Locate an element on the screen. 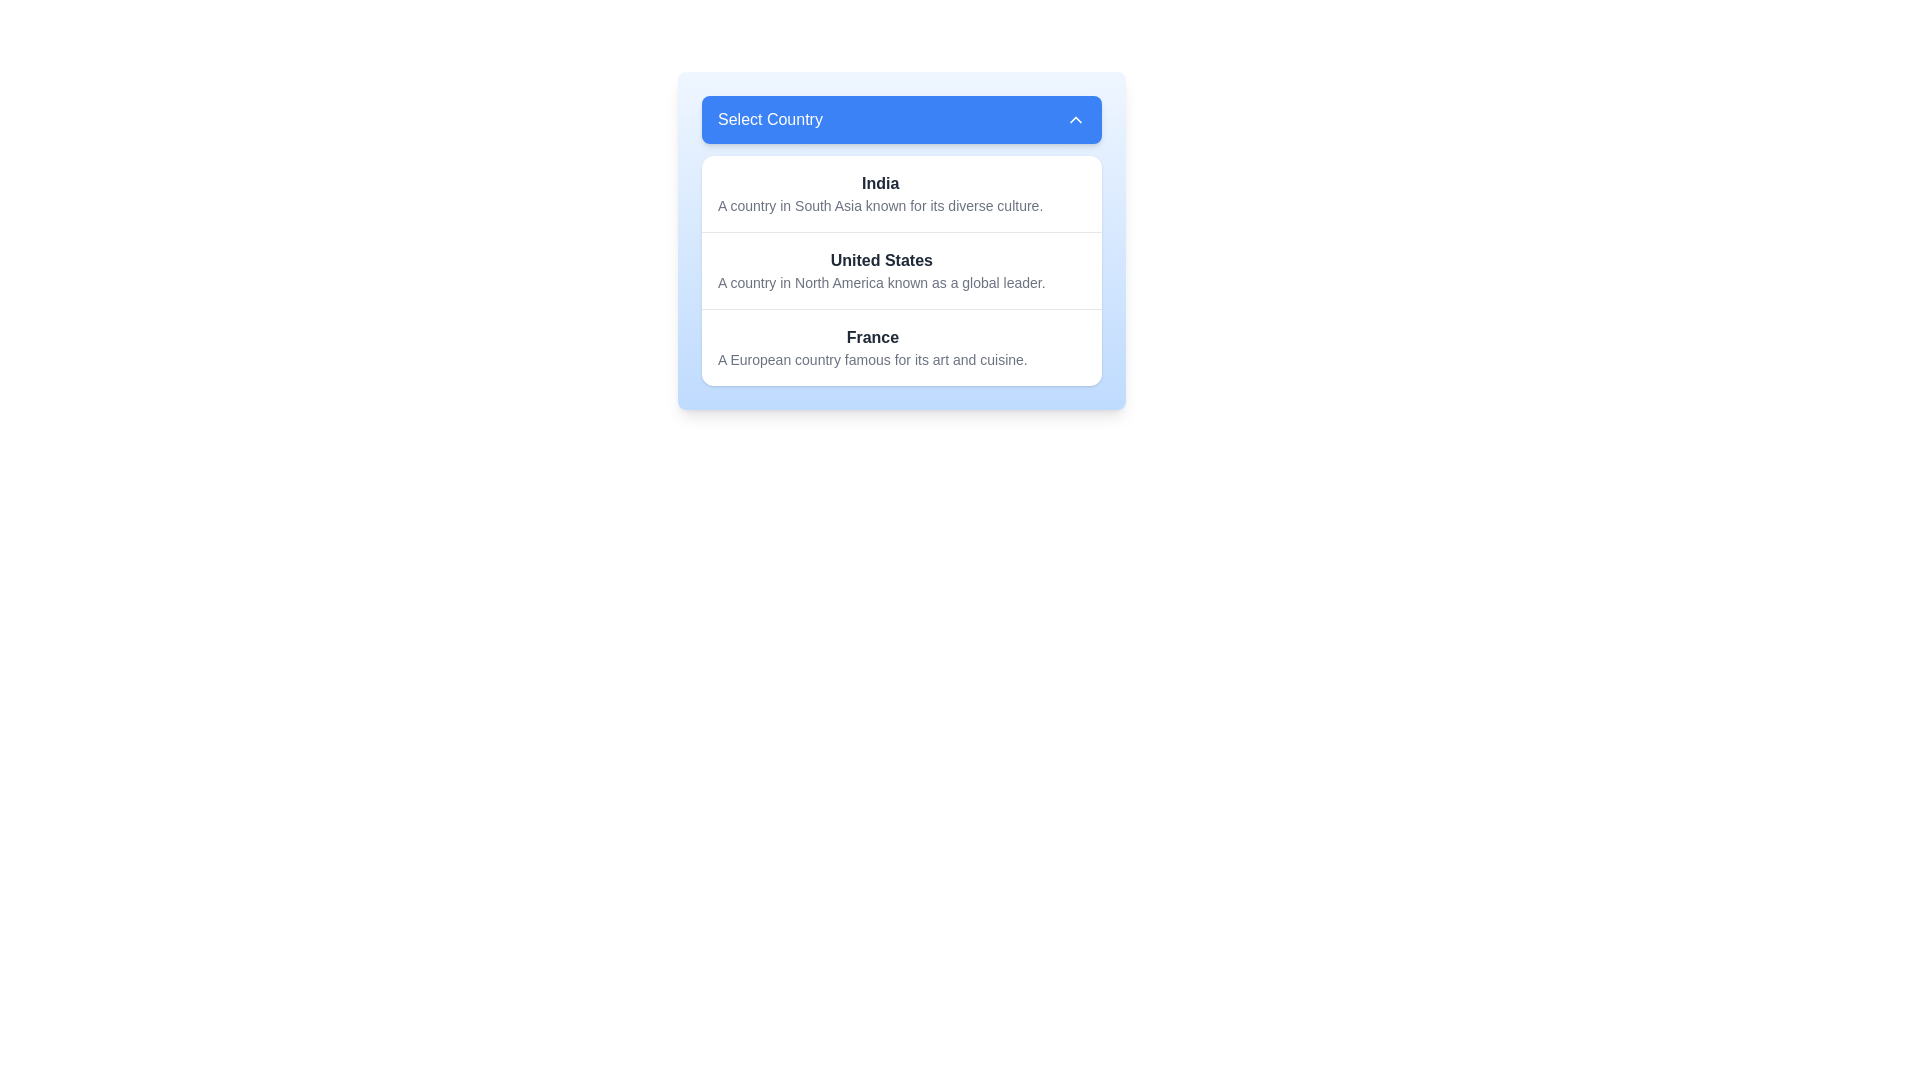 Image resolution: width=1920 pixels, height=1080 pixels. the 'Select Country' dropdown selector is located at coordinates (901, 239).